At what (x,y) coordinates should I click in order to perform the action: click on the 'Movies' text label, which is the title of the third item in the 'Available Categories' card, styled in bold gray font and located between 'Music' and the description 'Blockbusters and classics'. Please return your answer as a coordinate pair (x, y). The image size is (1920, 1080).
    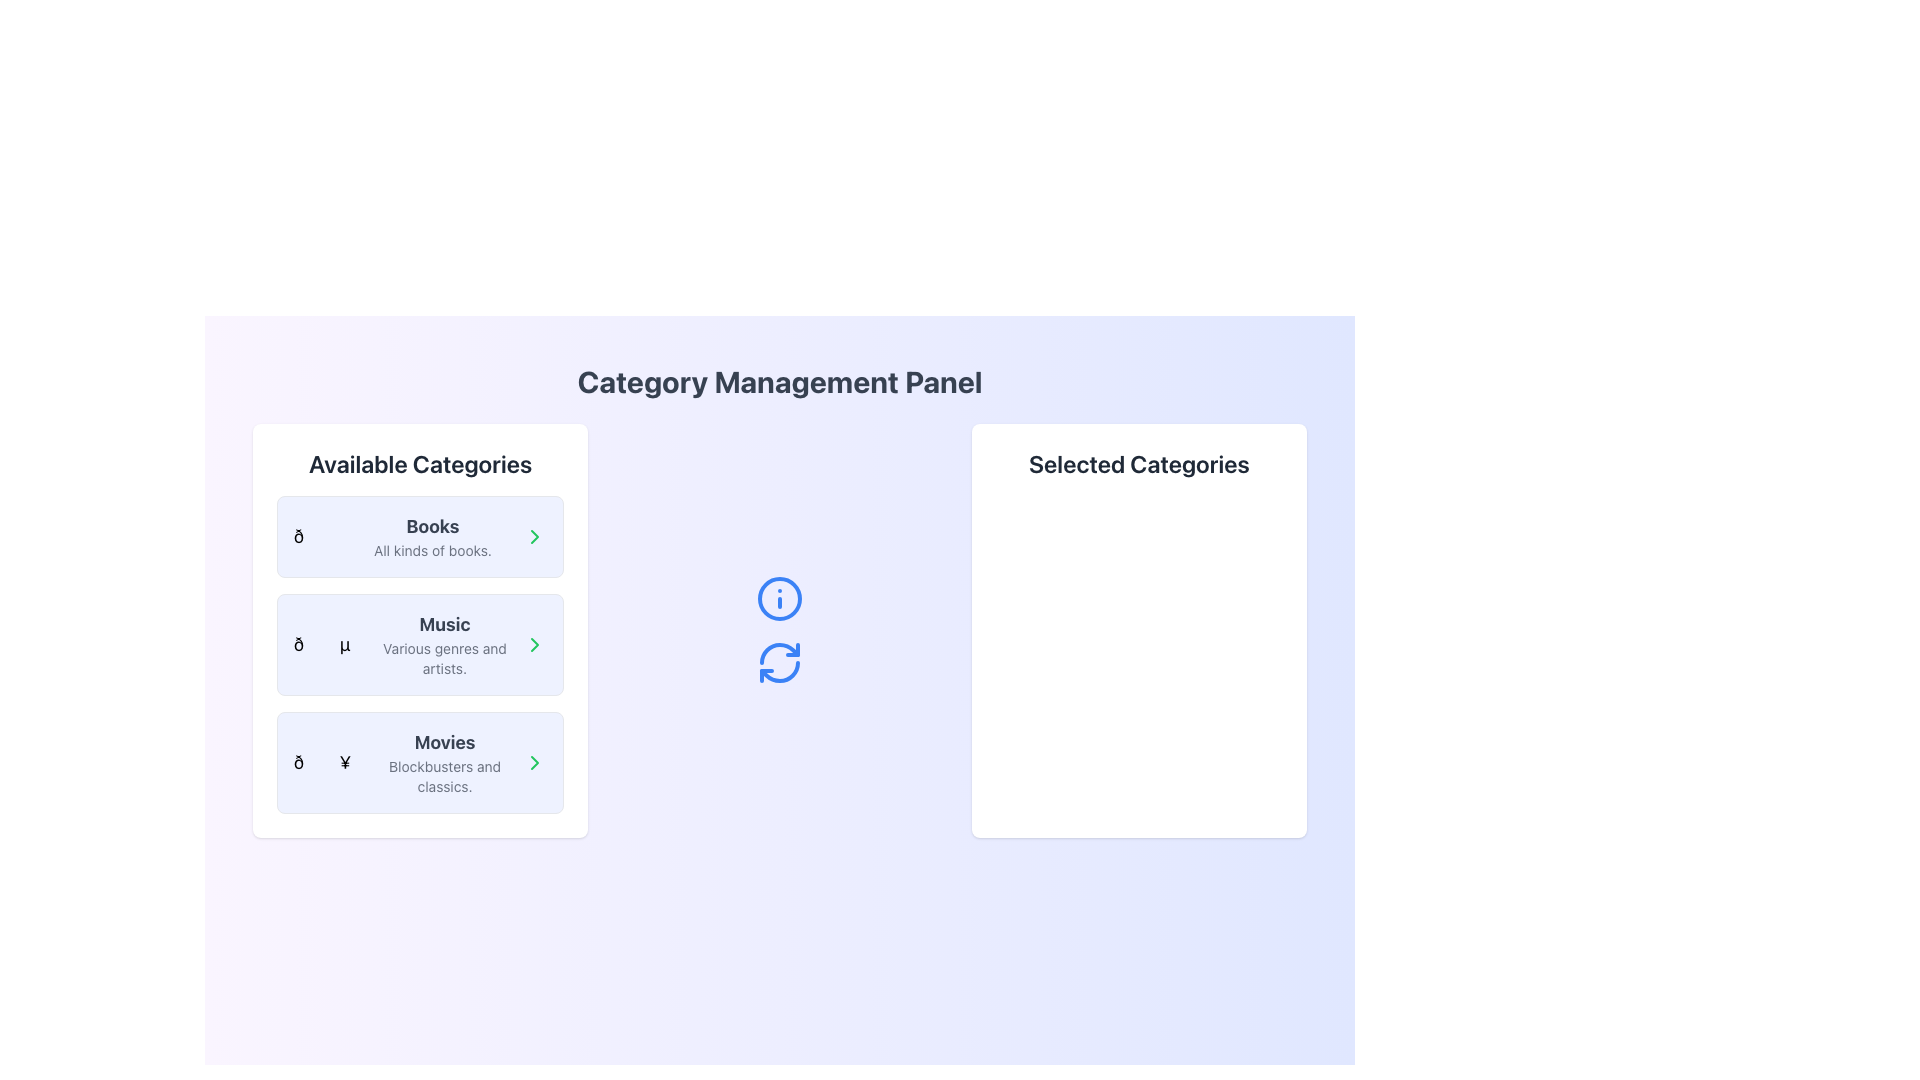
    Looking at the image, I should click on (444, 743).